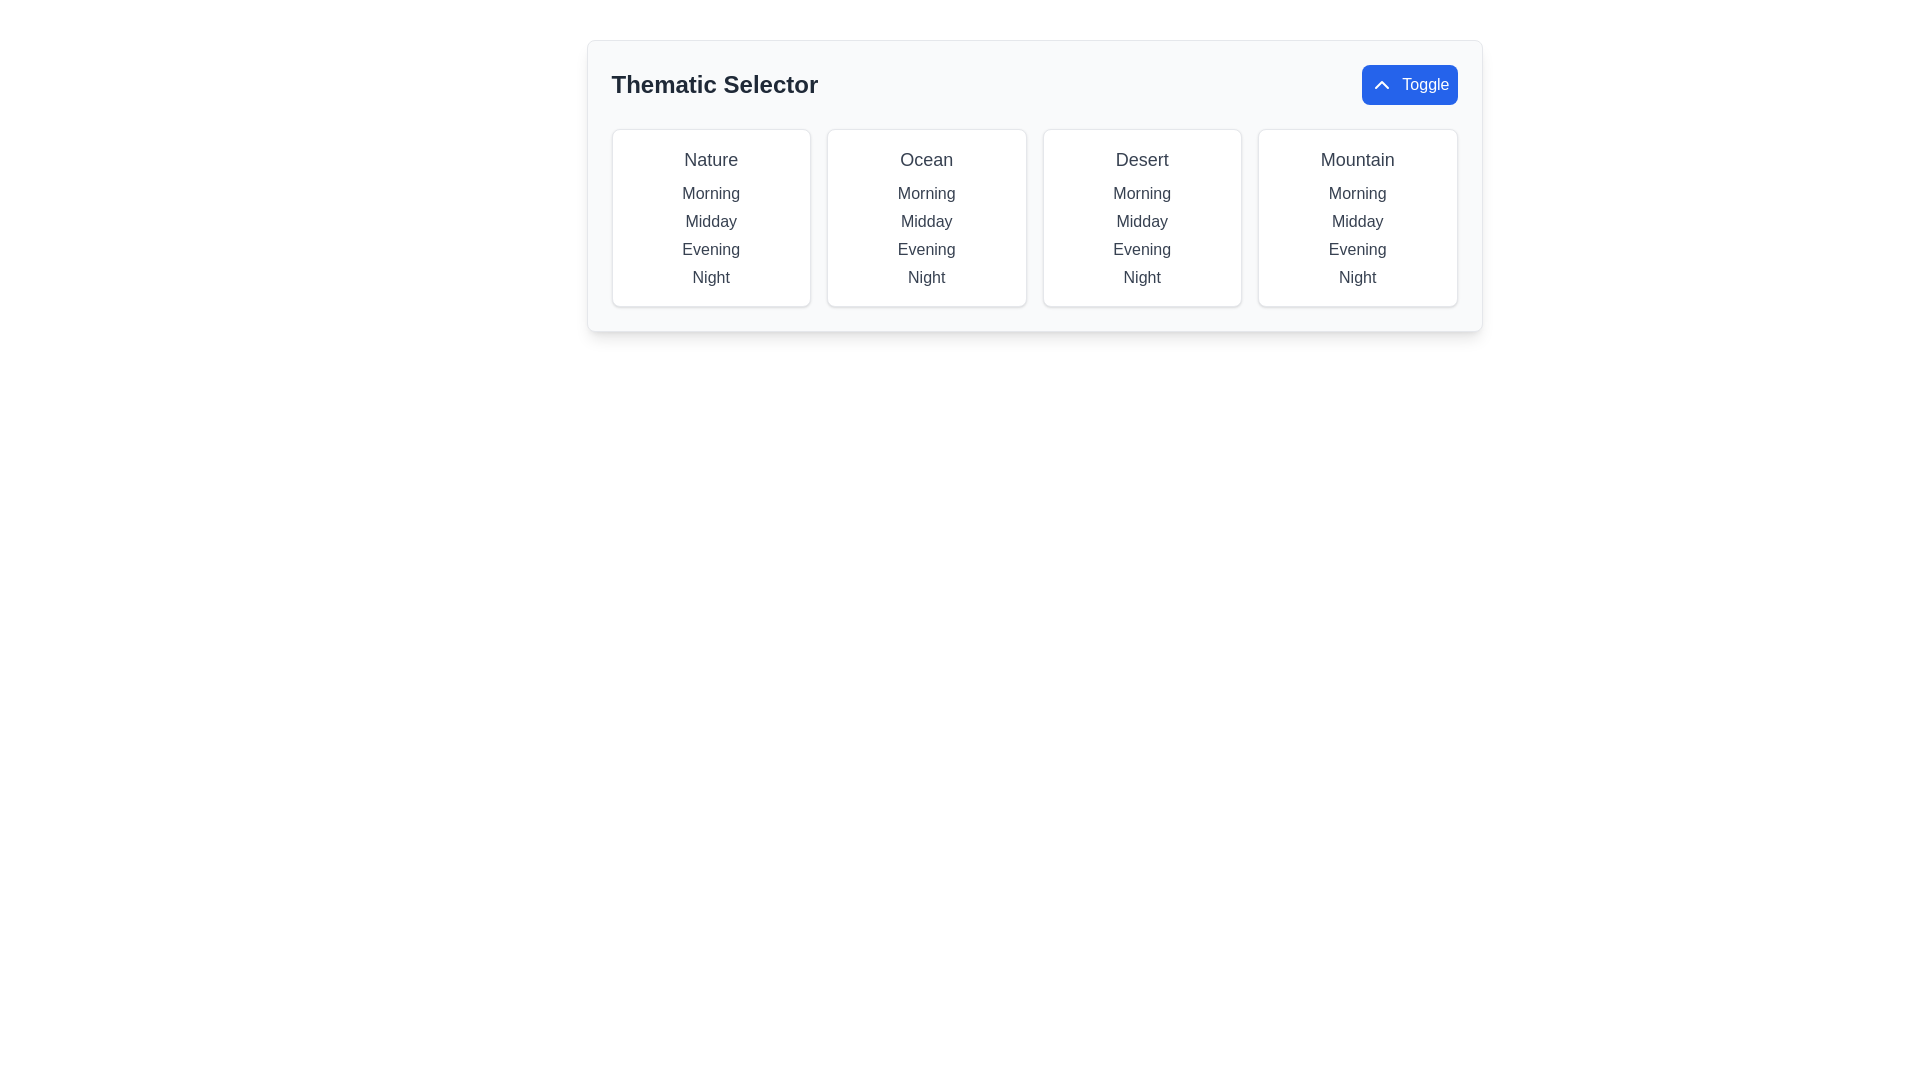  What do you see at coordinates (1142, 222) in the screenshot?
I see `the 'Midday' text label in the 'Desert' section` at bounding box center [1142, 222].